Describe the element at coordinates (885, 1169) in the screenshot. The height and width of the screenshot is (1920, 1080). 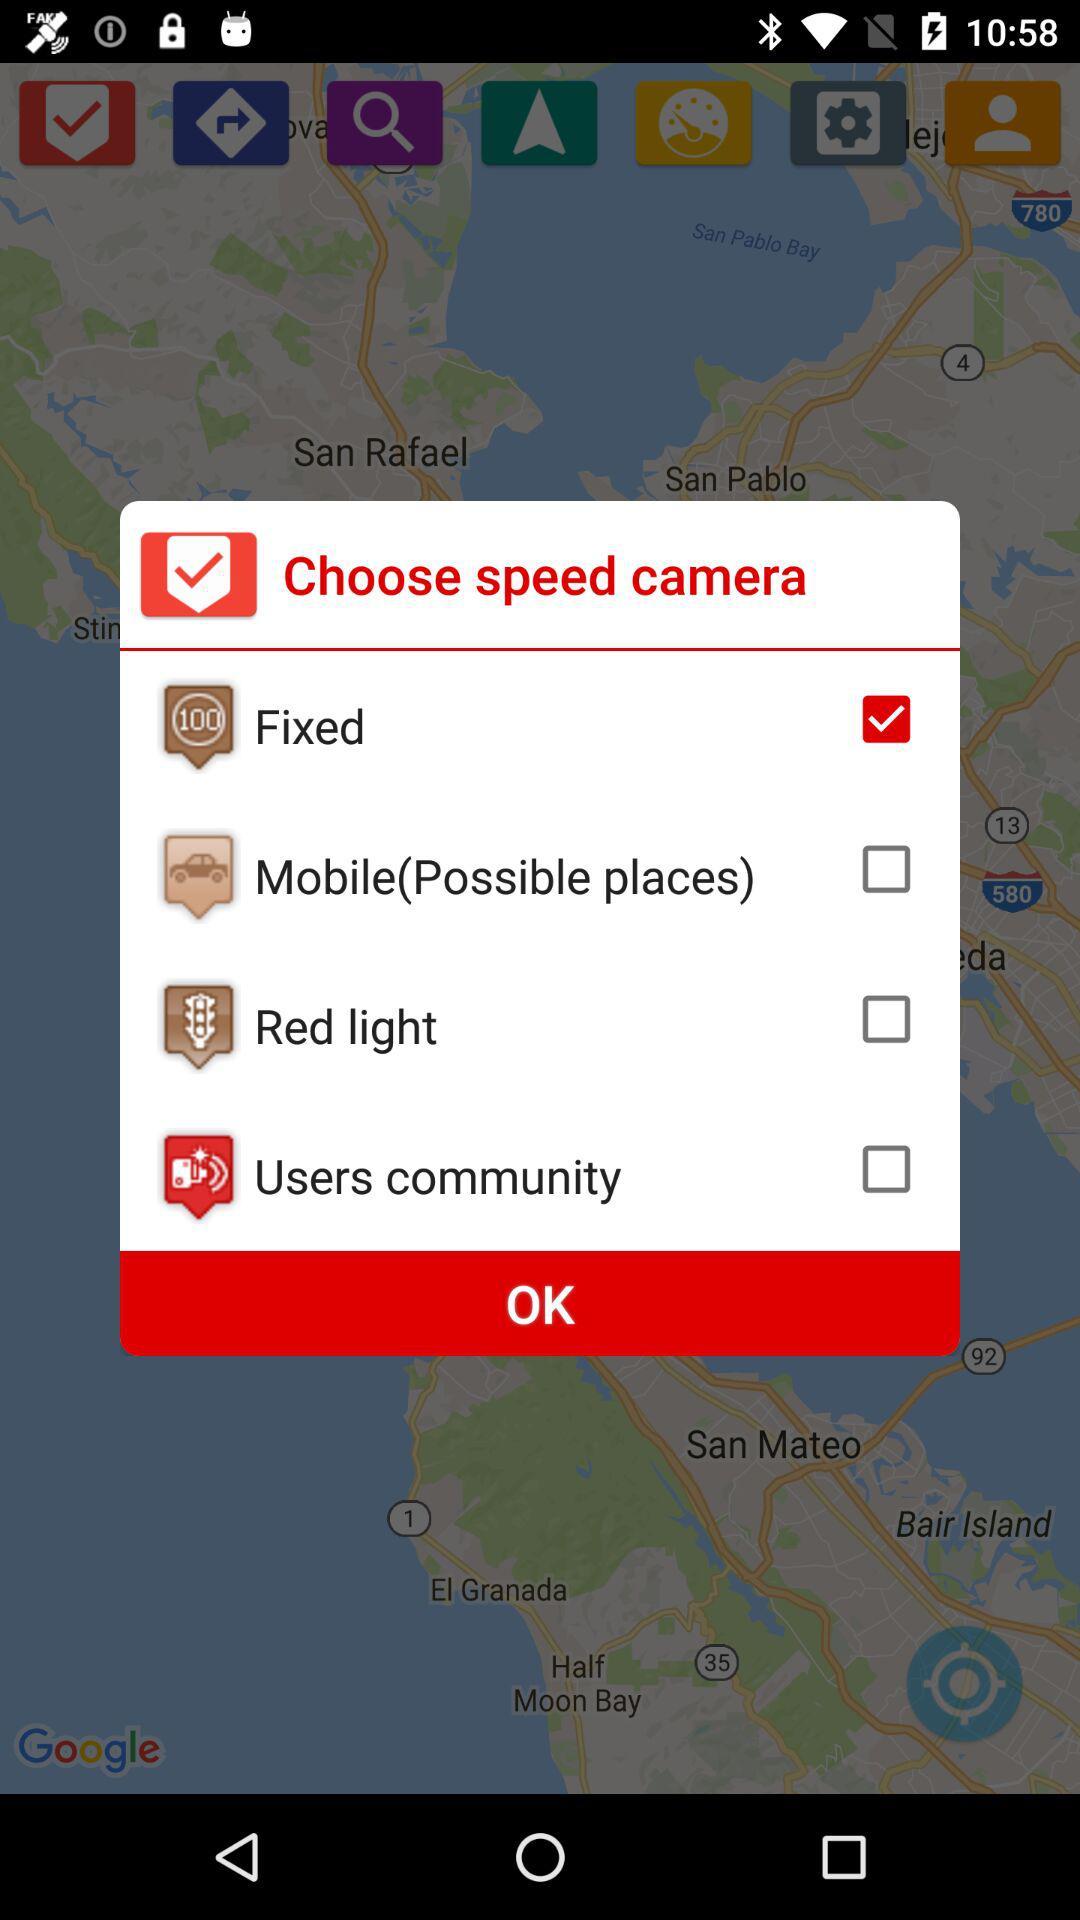
I see `check box` at that location.